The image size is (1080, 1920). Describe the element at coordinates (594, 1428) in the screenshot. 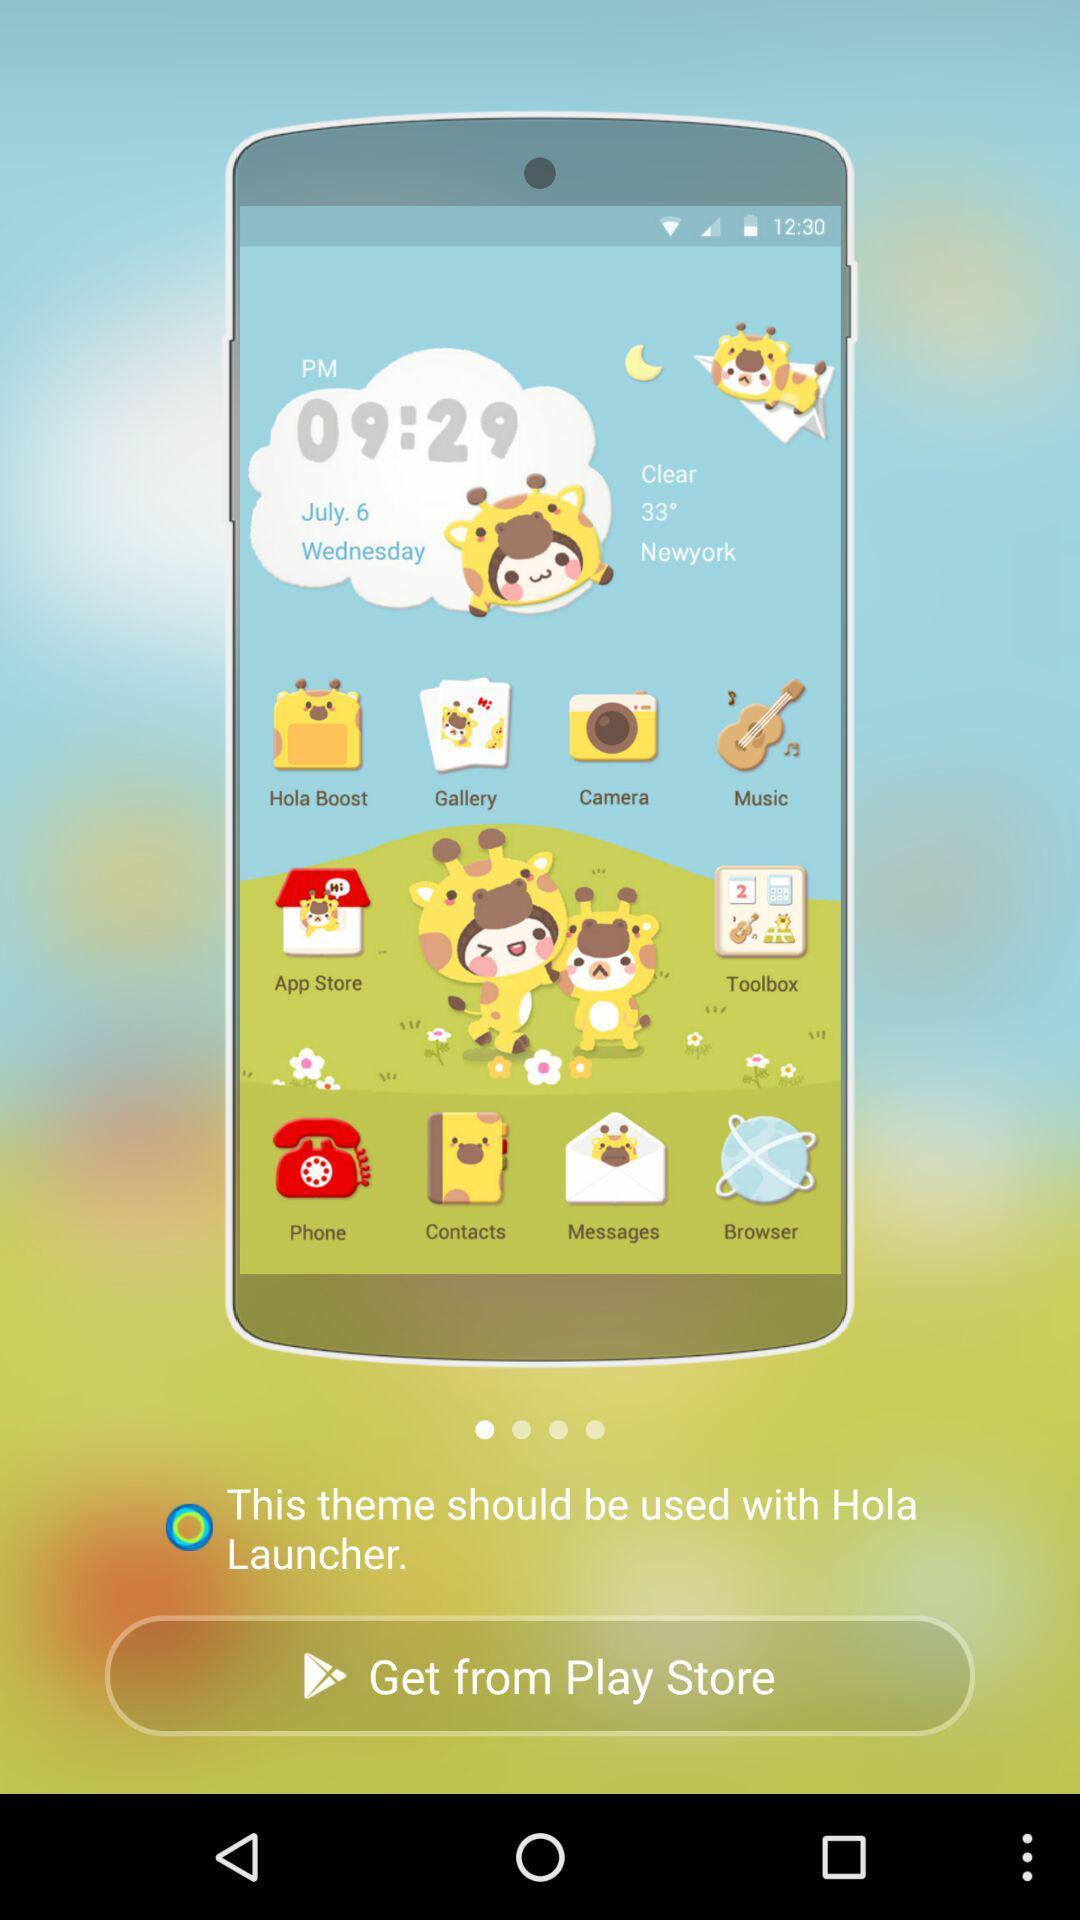

I see `next section` at that location.